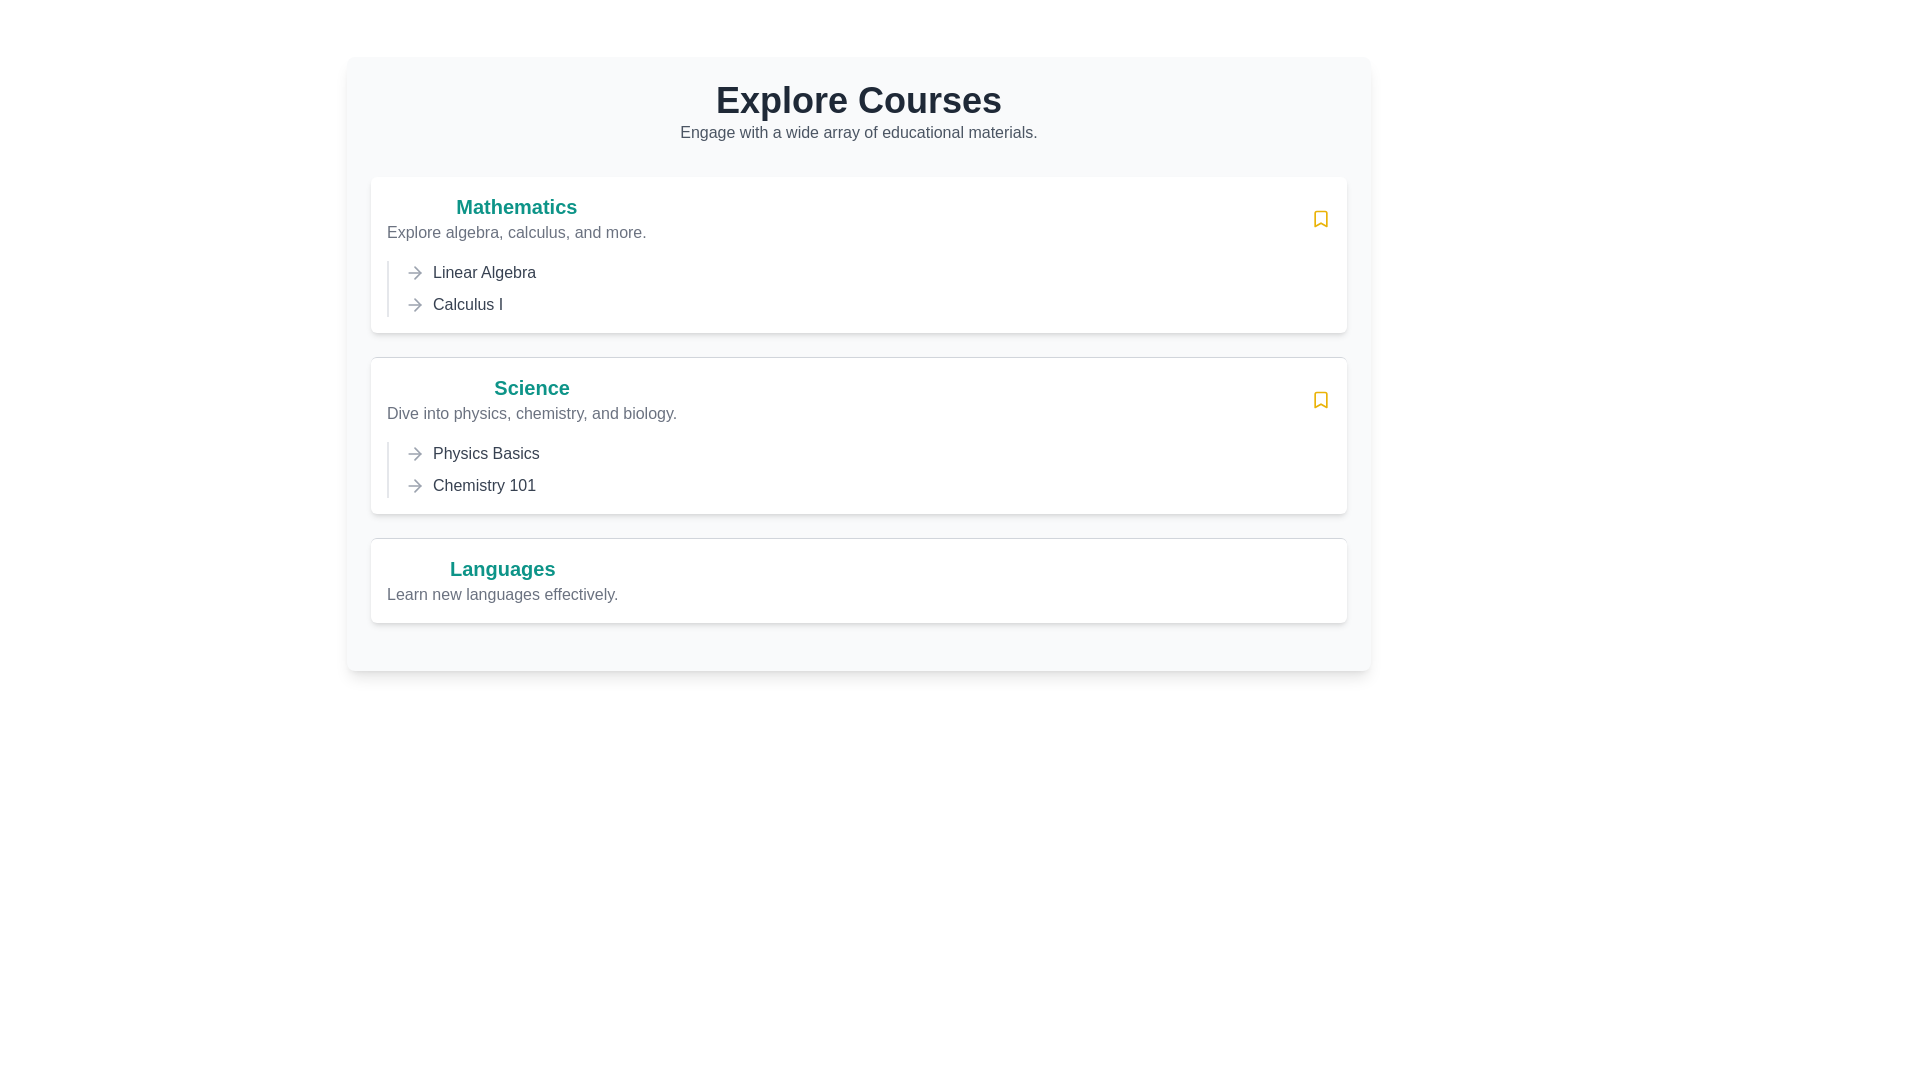 The height and width of the screenshot is (1080, 1920). What do you see at coordinates (413, 273) in the screenshot?
I see `the navigation icon located` at bounding box center [413, 273].